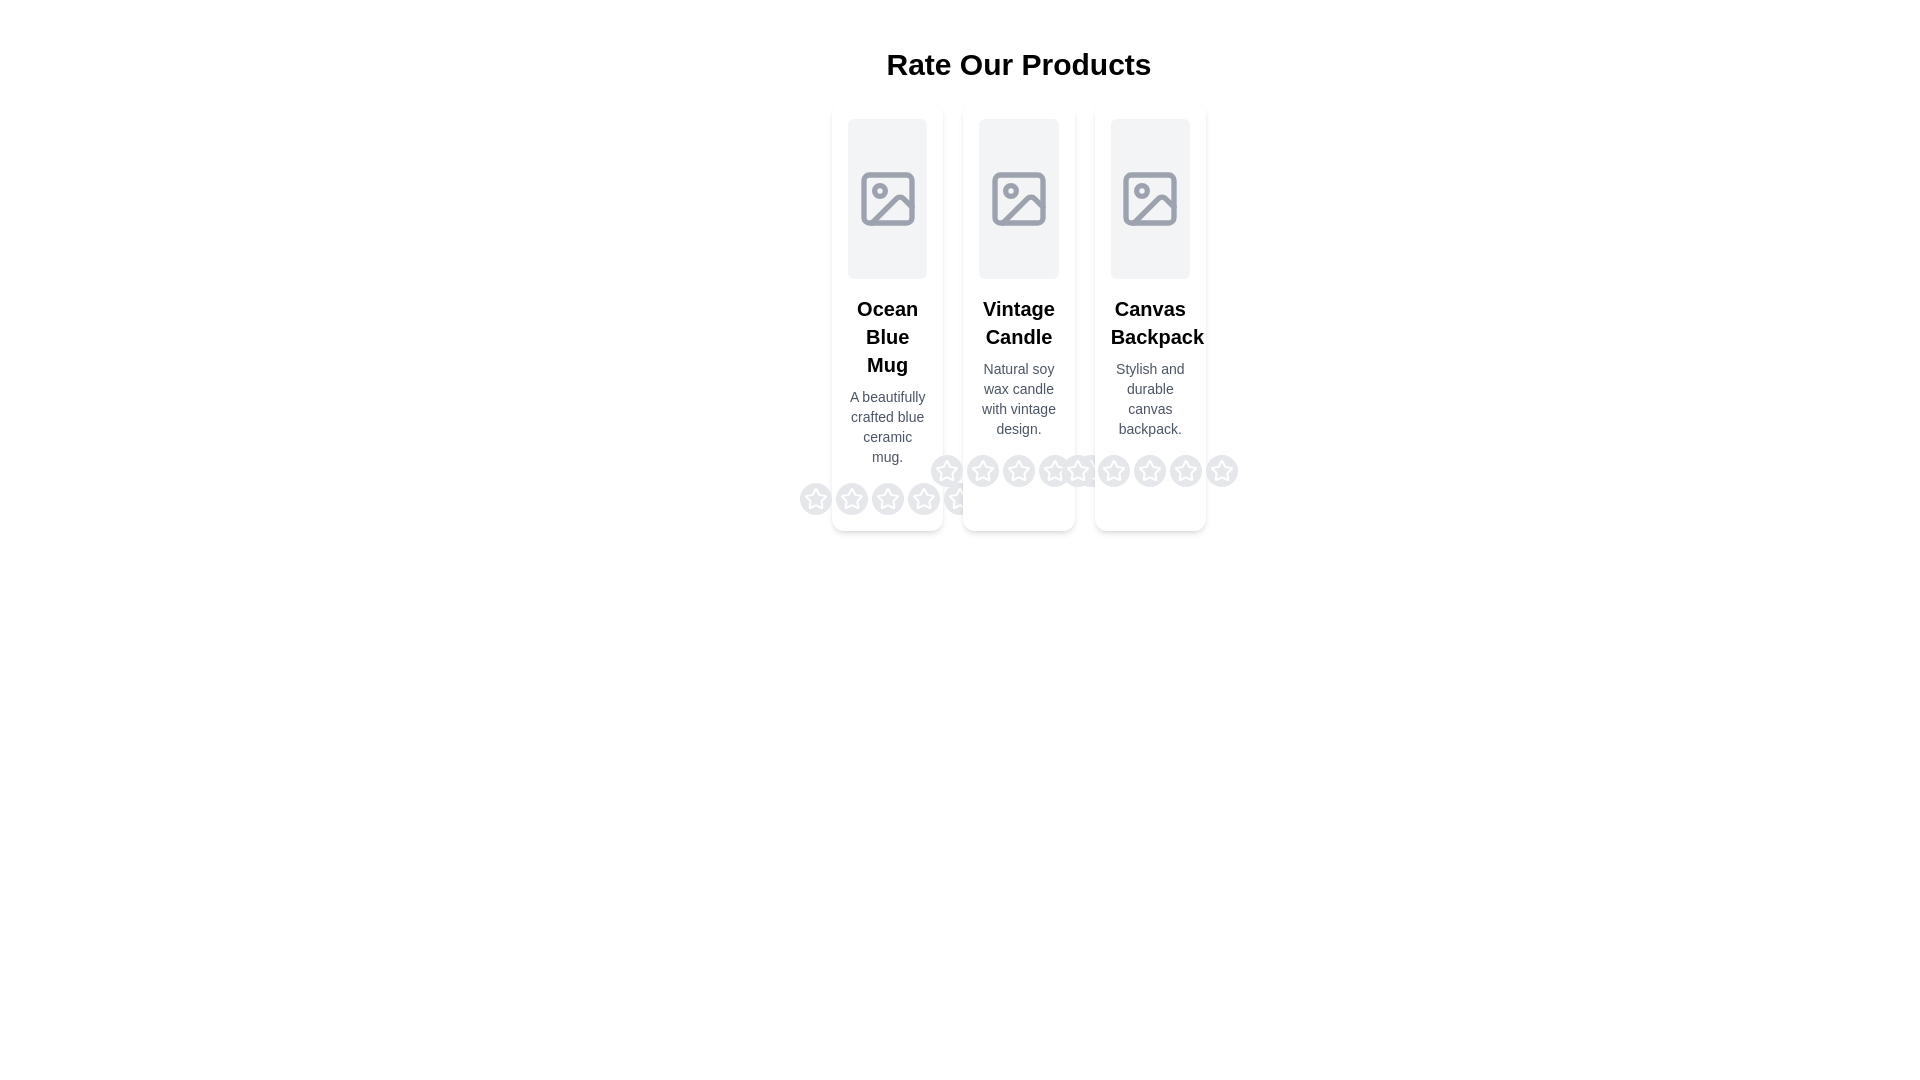  What do you see at coordinates (886, 315) in the screenshot?
I see `the product card for Ocean Blue Mug to view its layout` at bounding box center [886, 315].